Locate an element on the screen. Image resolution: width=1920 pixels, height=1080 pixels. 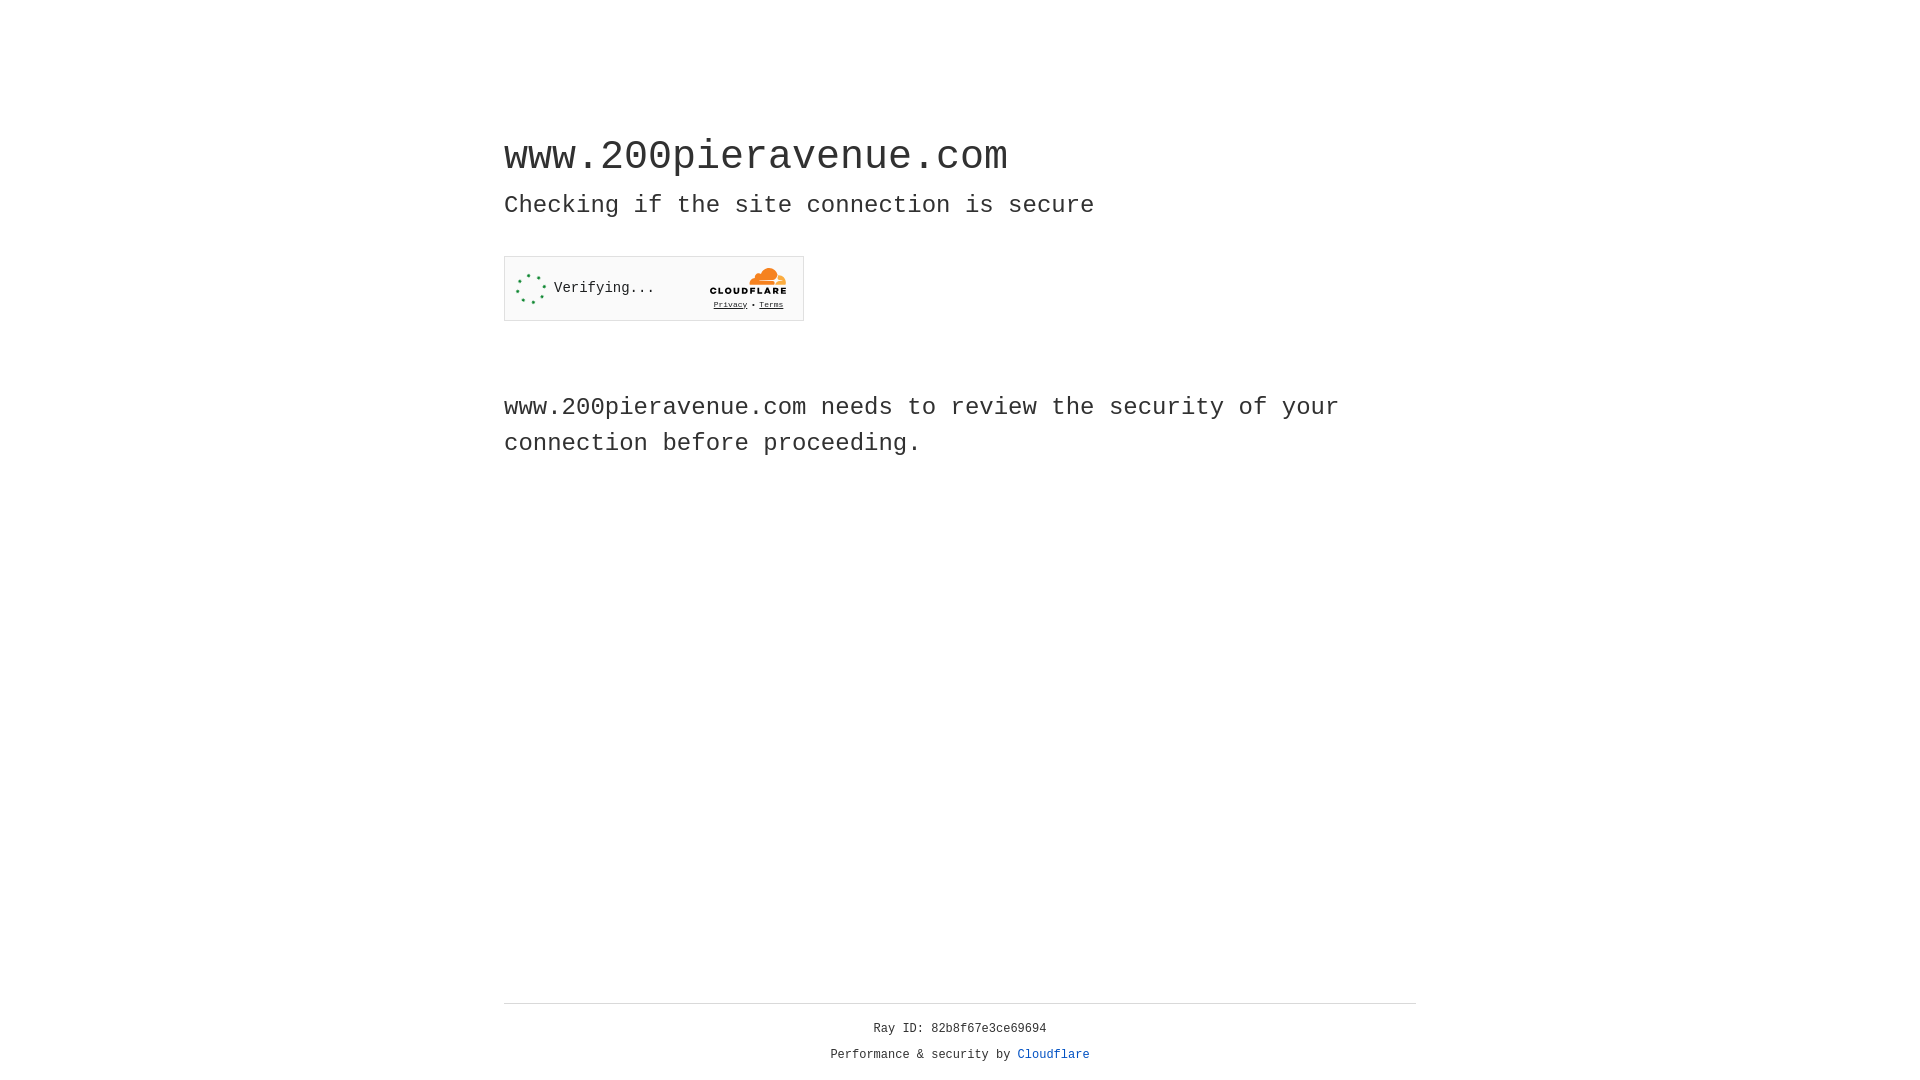
'Cloudflare' is located at coordinates (1053, 1054).